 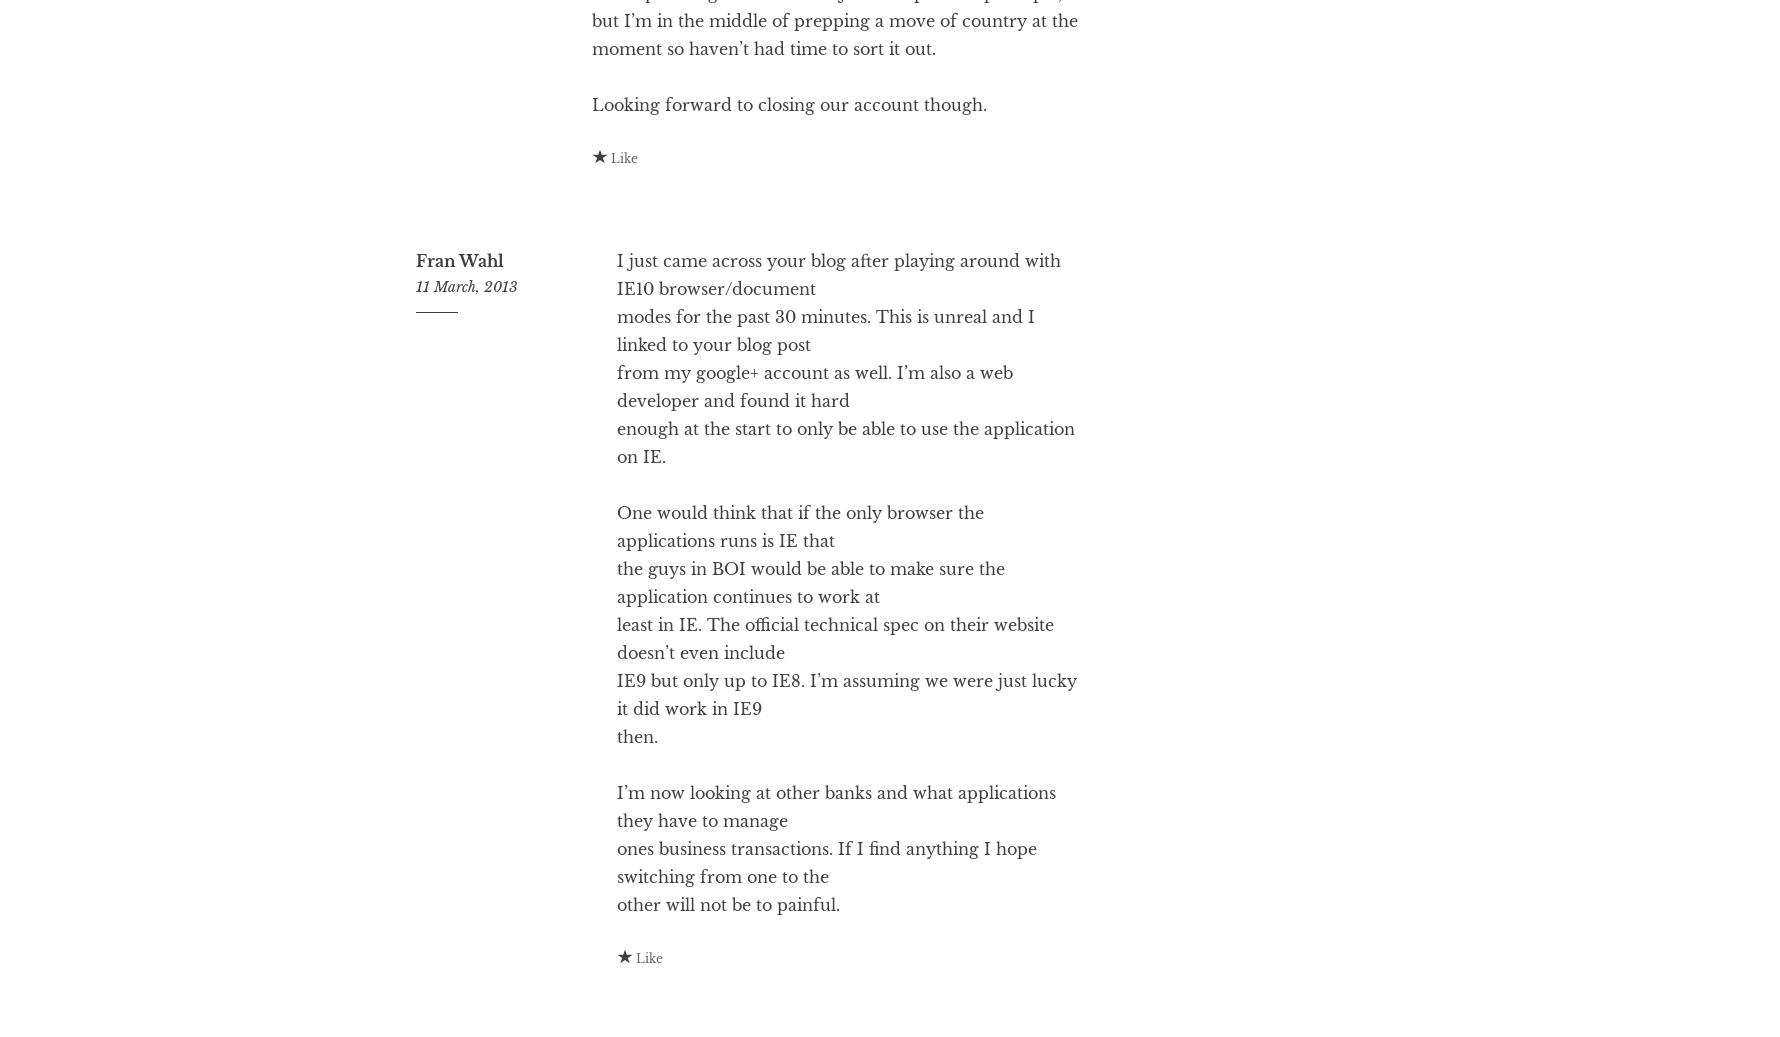 What do you see at coordinates (789, 184) in the screenshot?
I see `'Looking forward to closing our account though.'` at bounding box center [789, 184].